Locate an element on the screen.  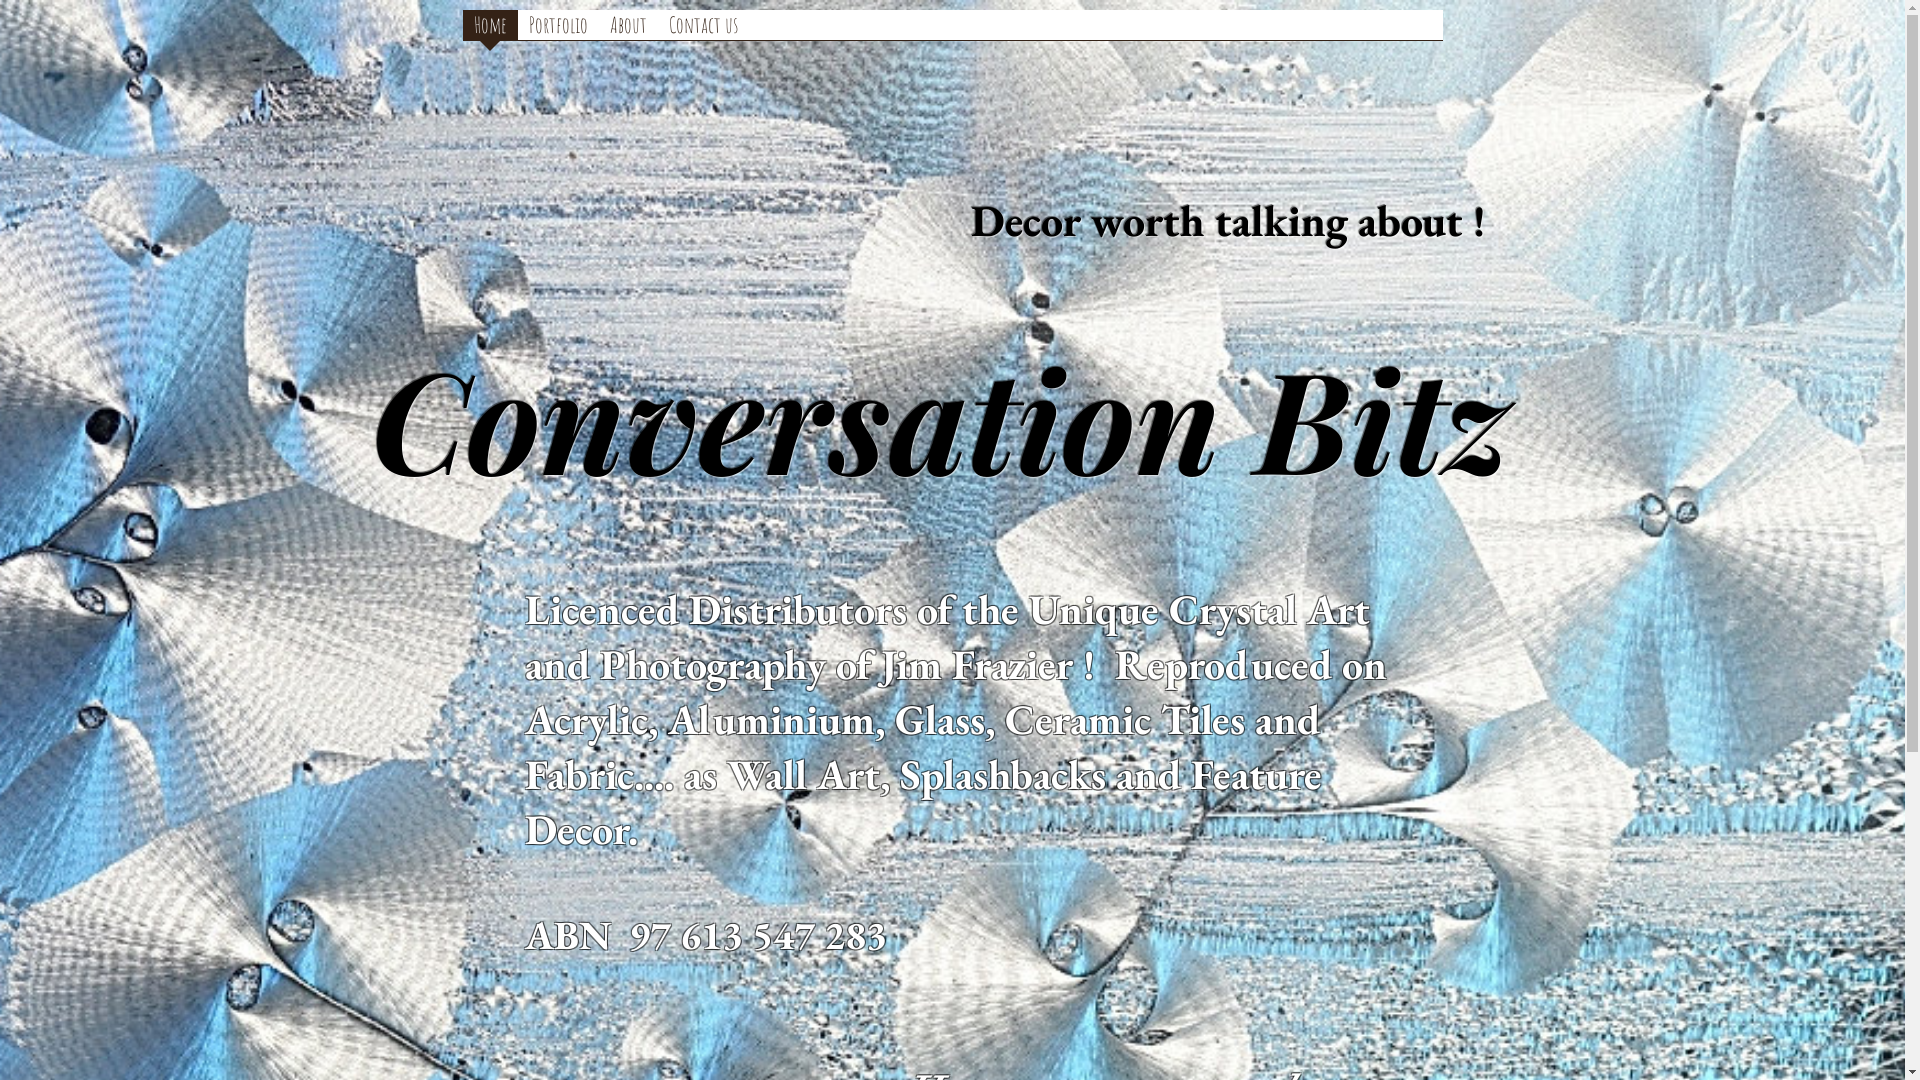
'Contact us' is located at coordinates (703, 31).